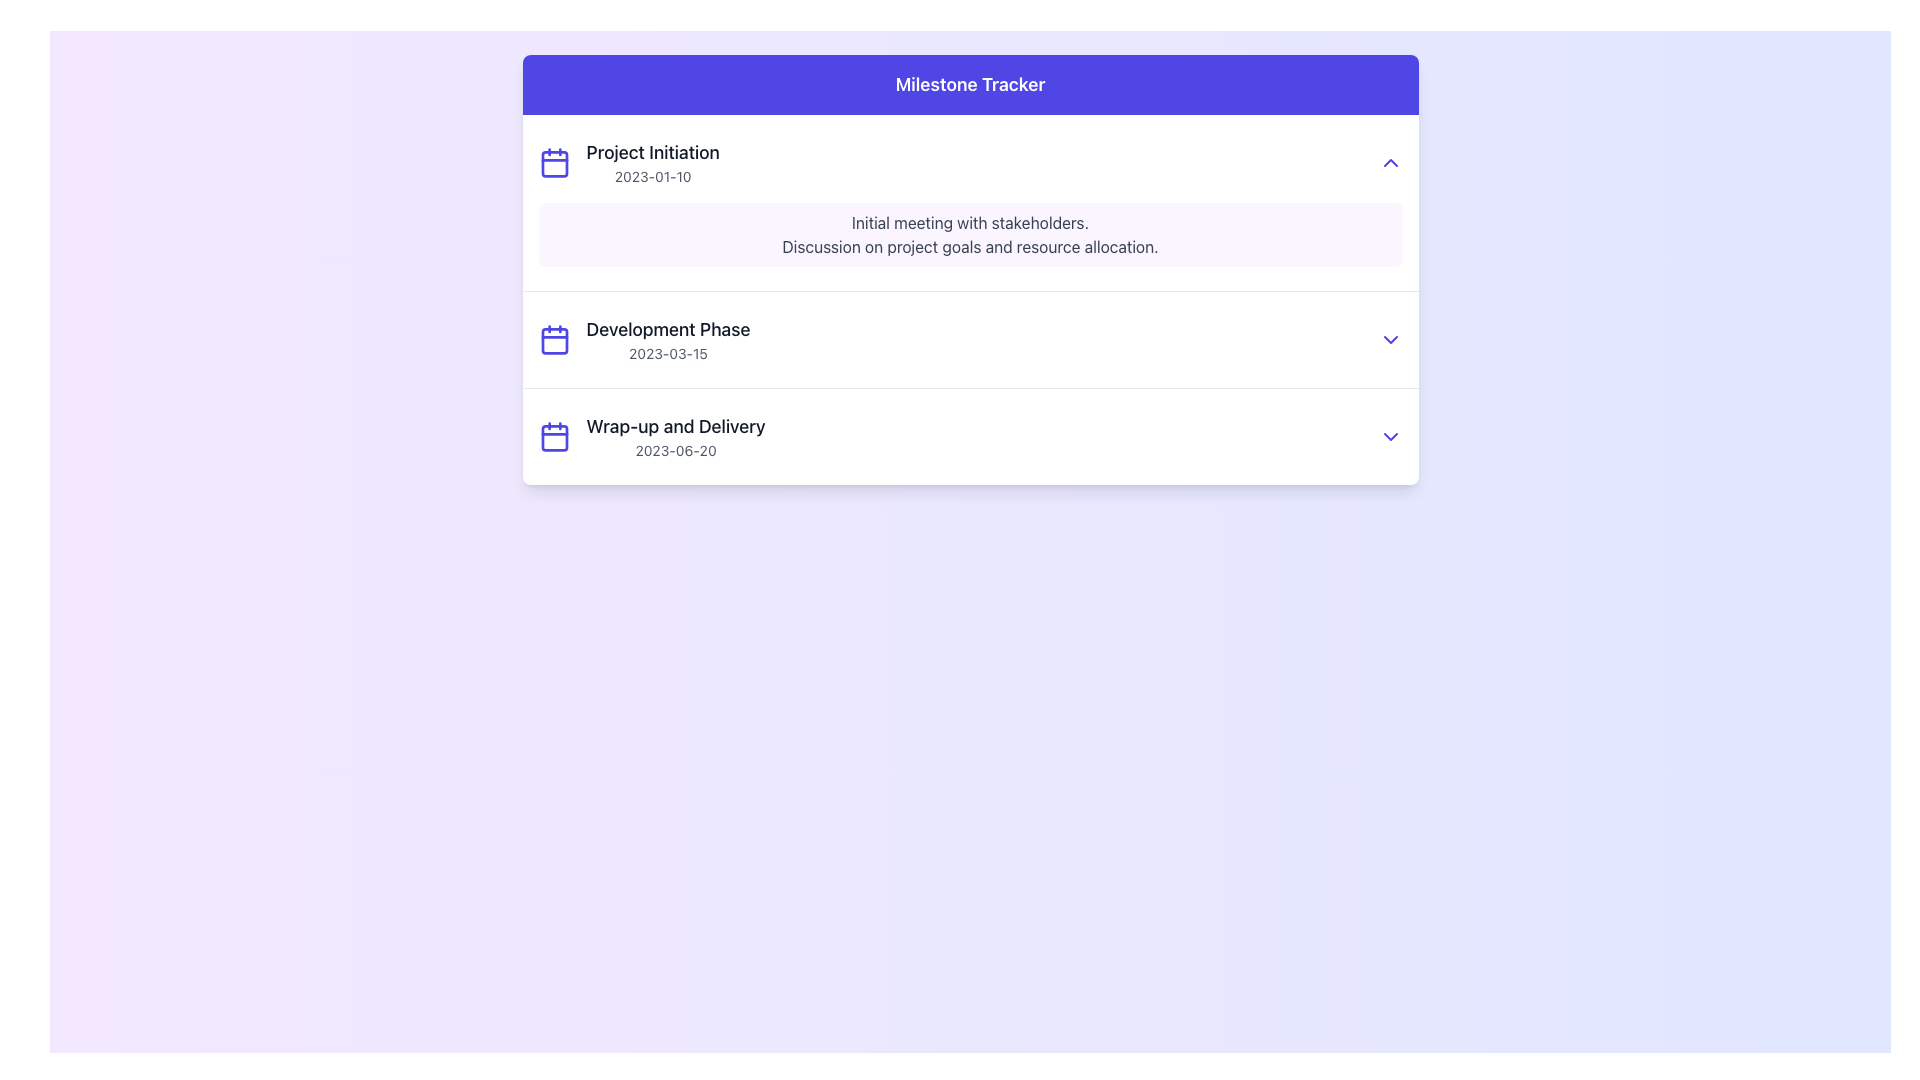  Describe the element at coordinates (554, 161) in the screenshot. I see `the blue calendar icon with rounded edges located to the left of the text 'Project Initiation' and aligned with '2023-01-10'` at that location.